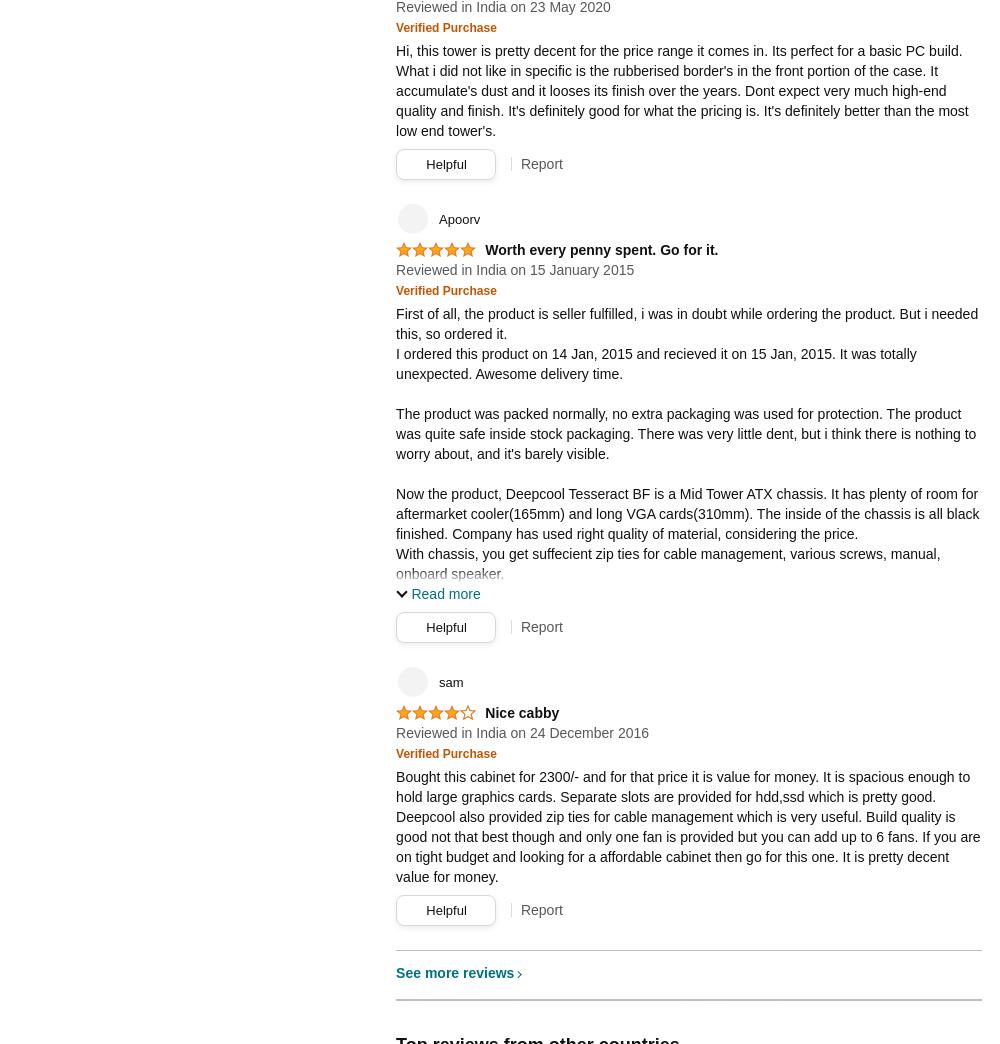 The height and width of the screenshot is (1044, 1000). I want to click on 'I ordered this product on 14 Jan, 2015 and recieved it on 15 Jan, 2015. It was totally unexpected. Awesome delivery time.', so click(656, 362).